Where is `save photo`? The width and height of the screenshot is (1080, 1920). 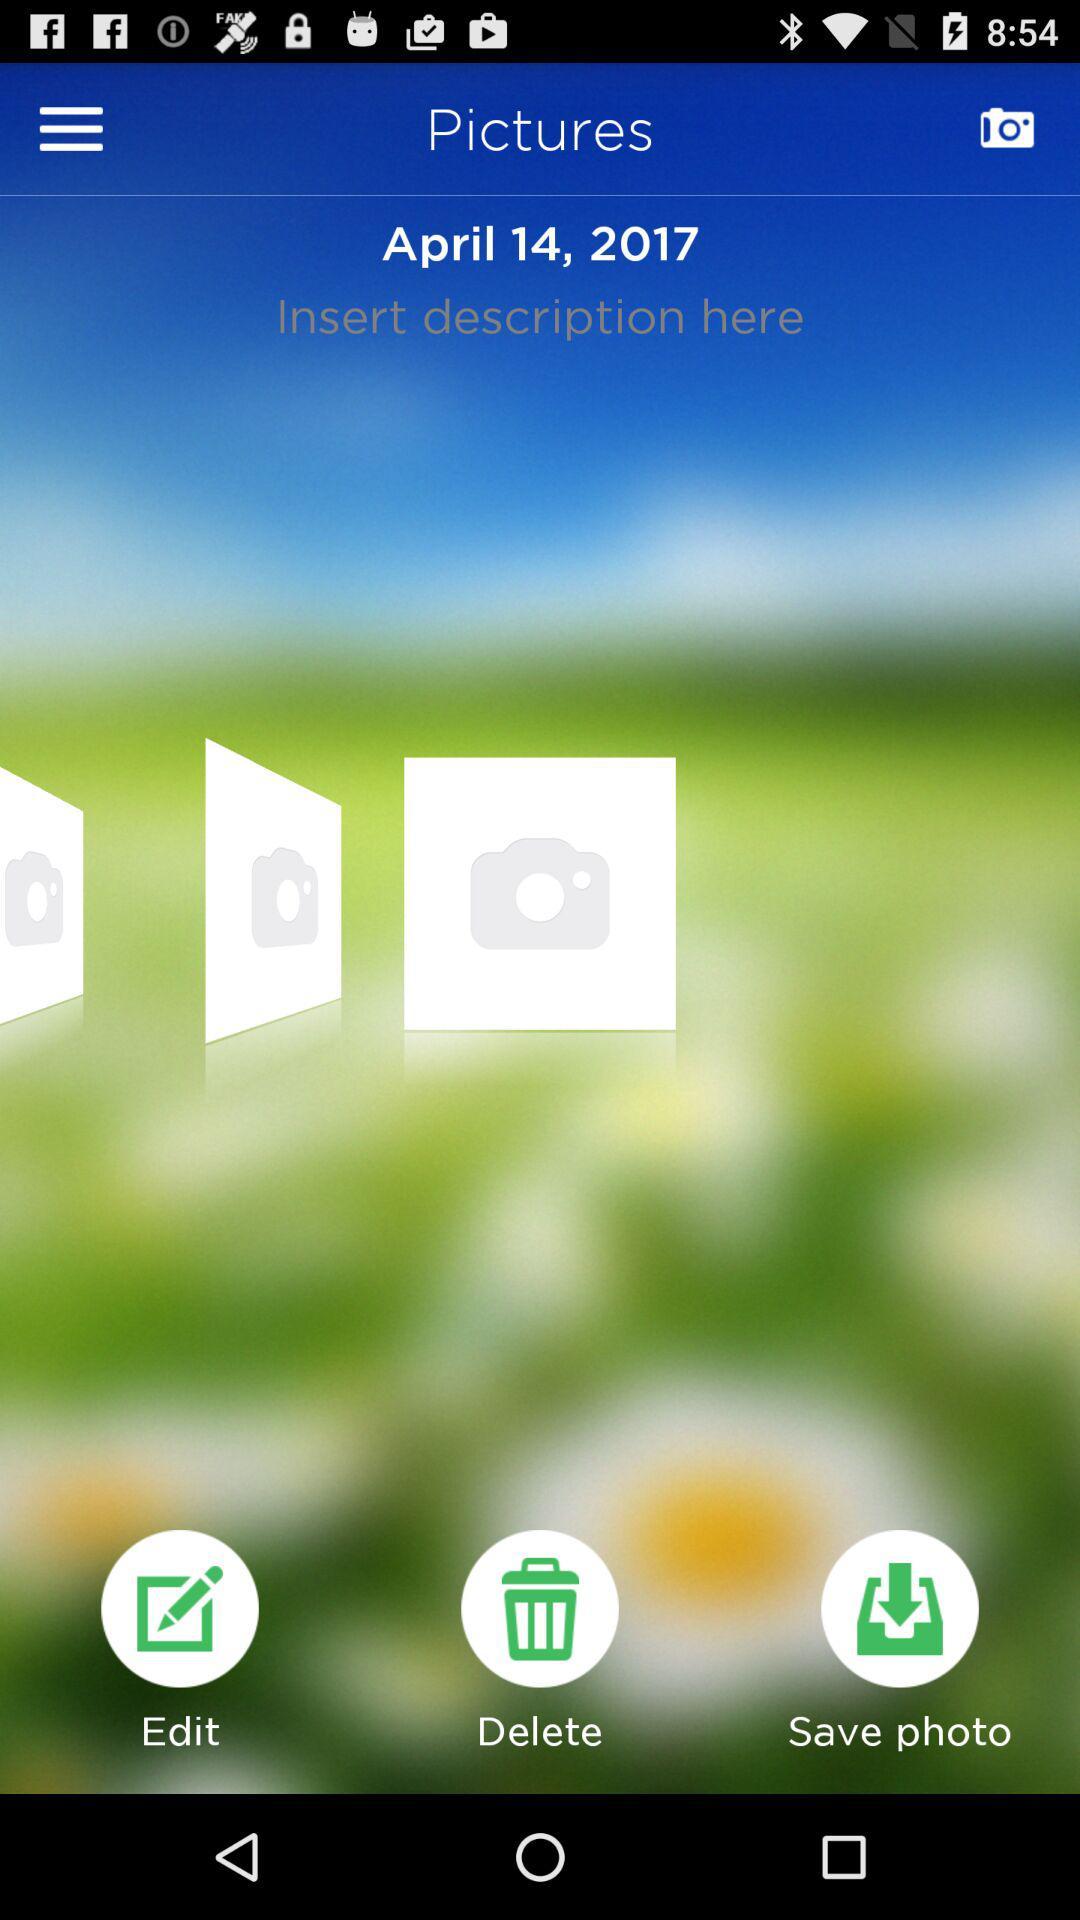
save photo is located at coordinates (898, 1608).